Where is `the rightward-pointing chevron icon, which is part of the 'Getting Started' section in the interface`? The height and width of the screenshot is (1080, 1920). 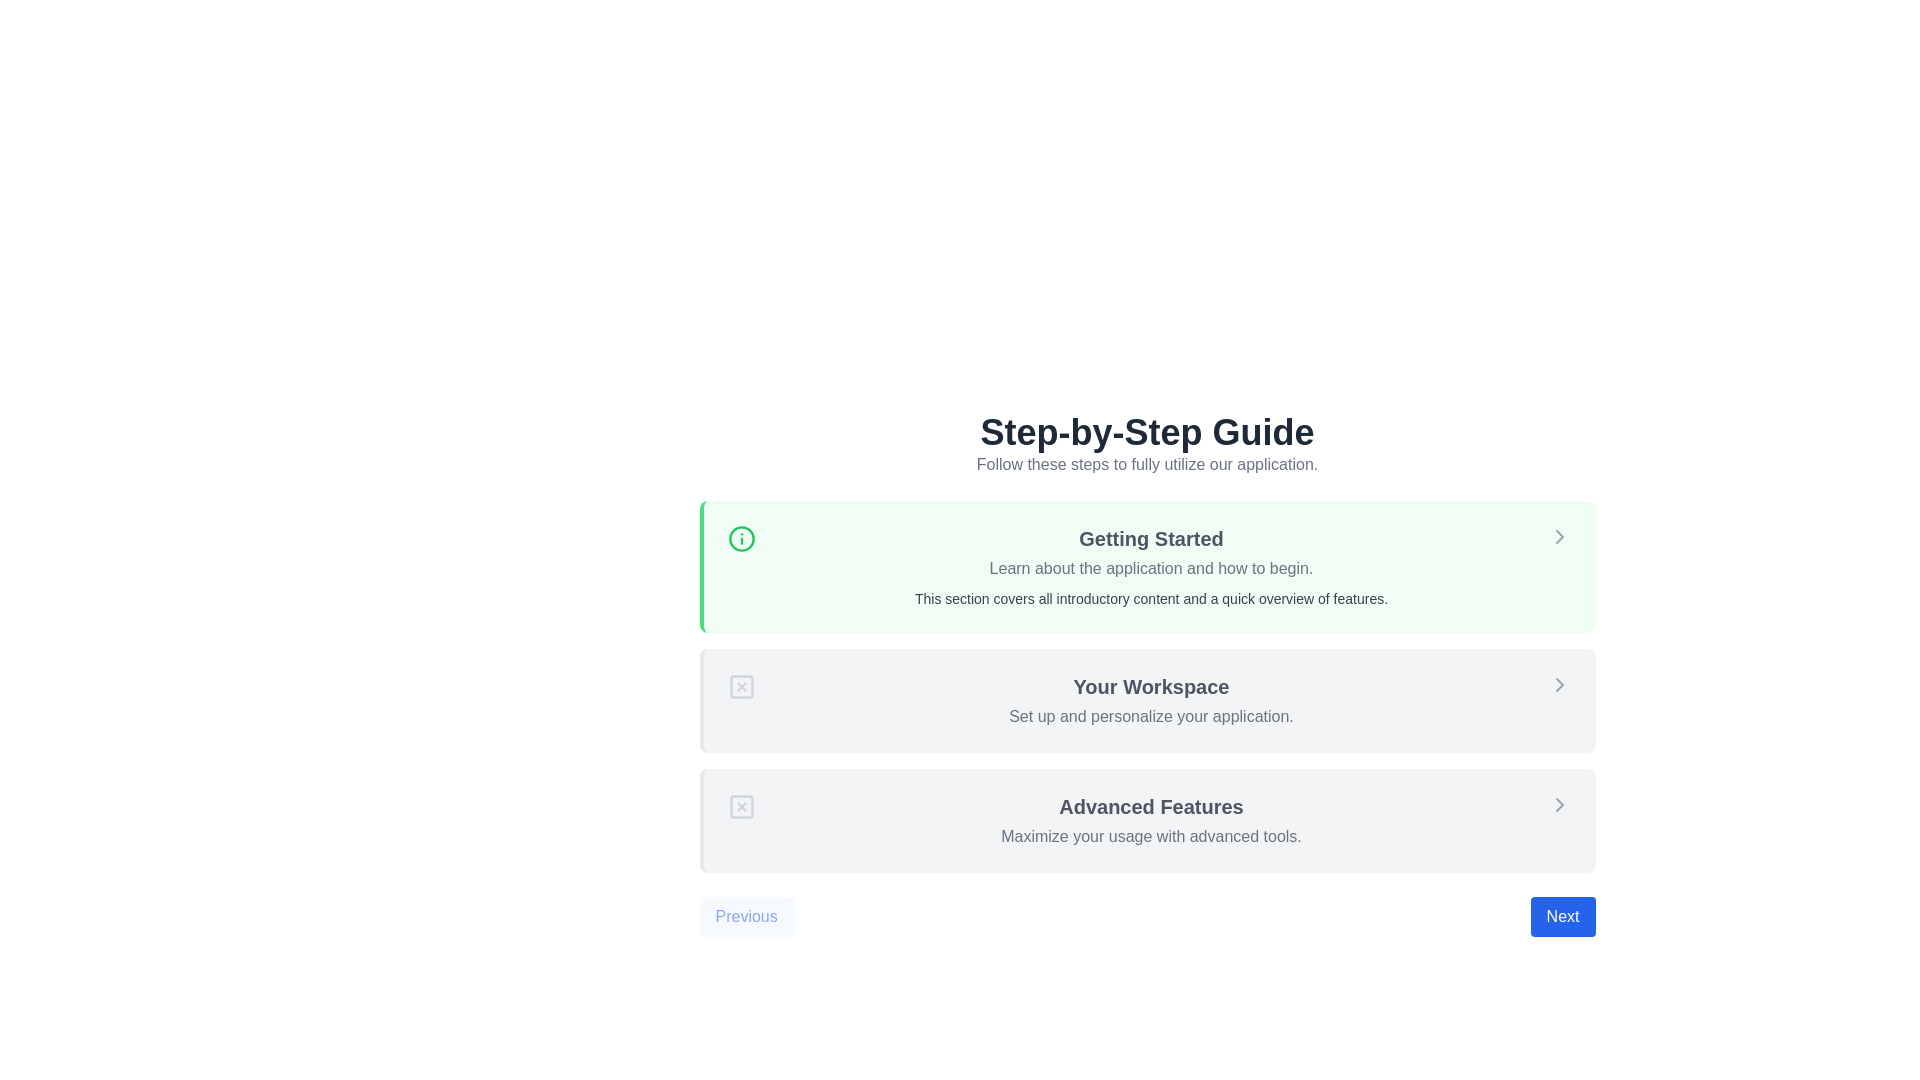
the rightward-pointing chevron icon, which is part of the 'Getting Started' section in the interface is located at coordinates (1558, 804).